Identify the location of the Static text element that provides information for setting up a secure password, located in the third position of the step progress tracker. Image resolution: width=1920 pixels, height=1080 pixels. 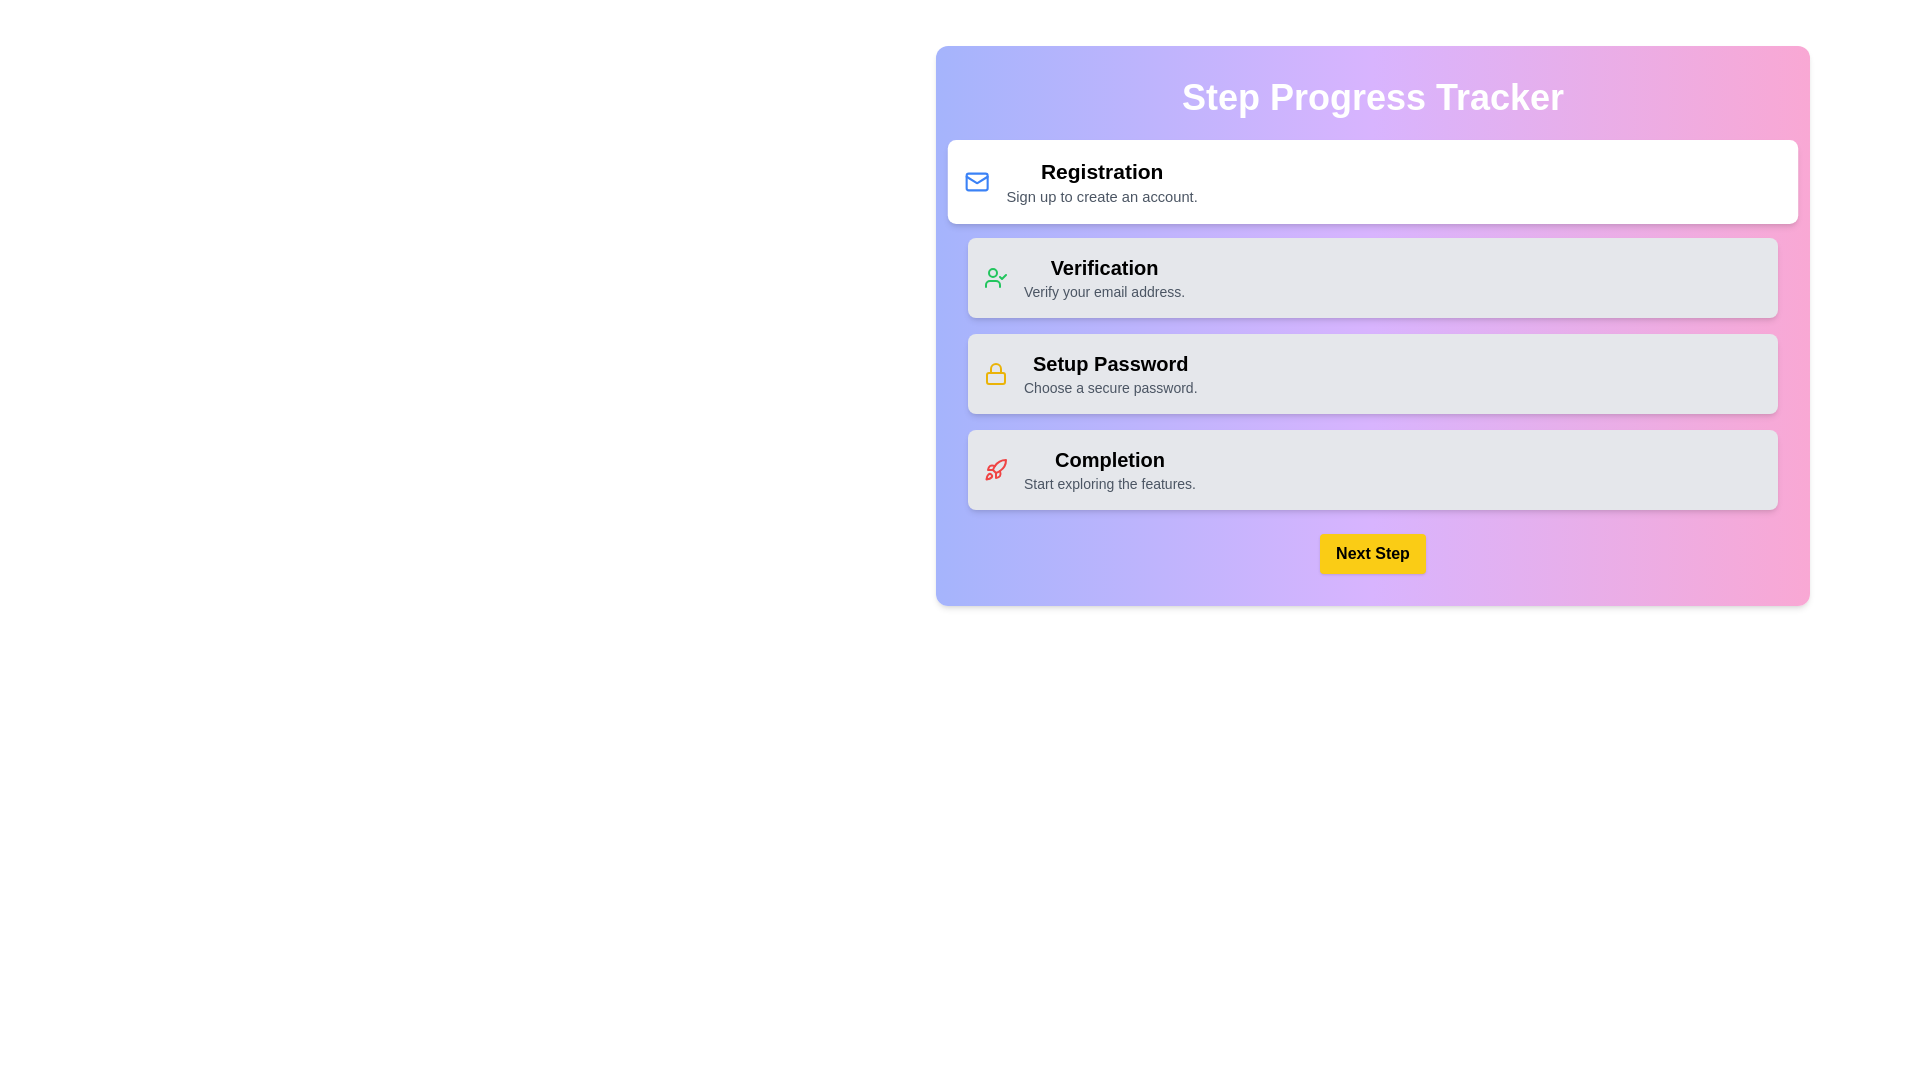
(1109, 374).